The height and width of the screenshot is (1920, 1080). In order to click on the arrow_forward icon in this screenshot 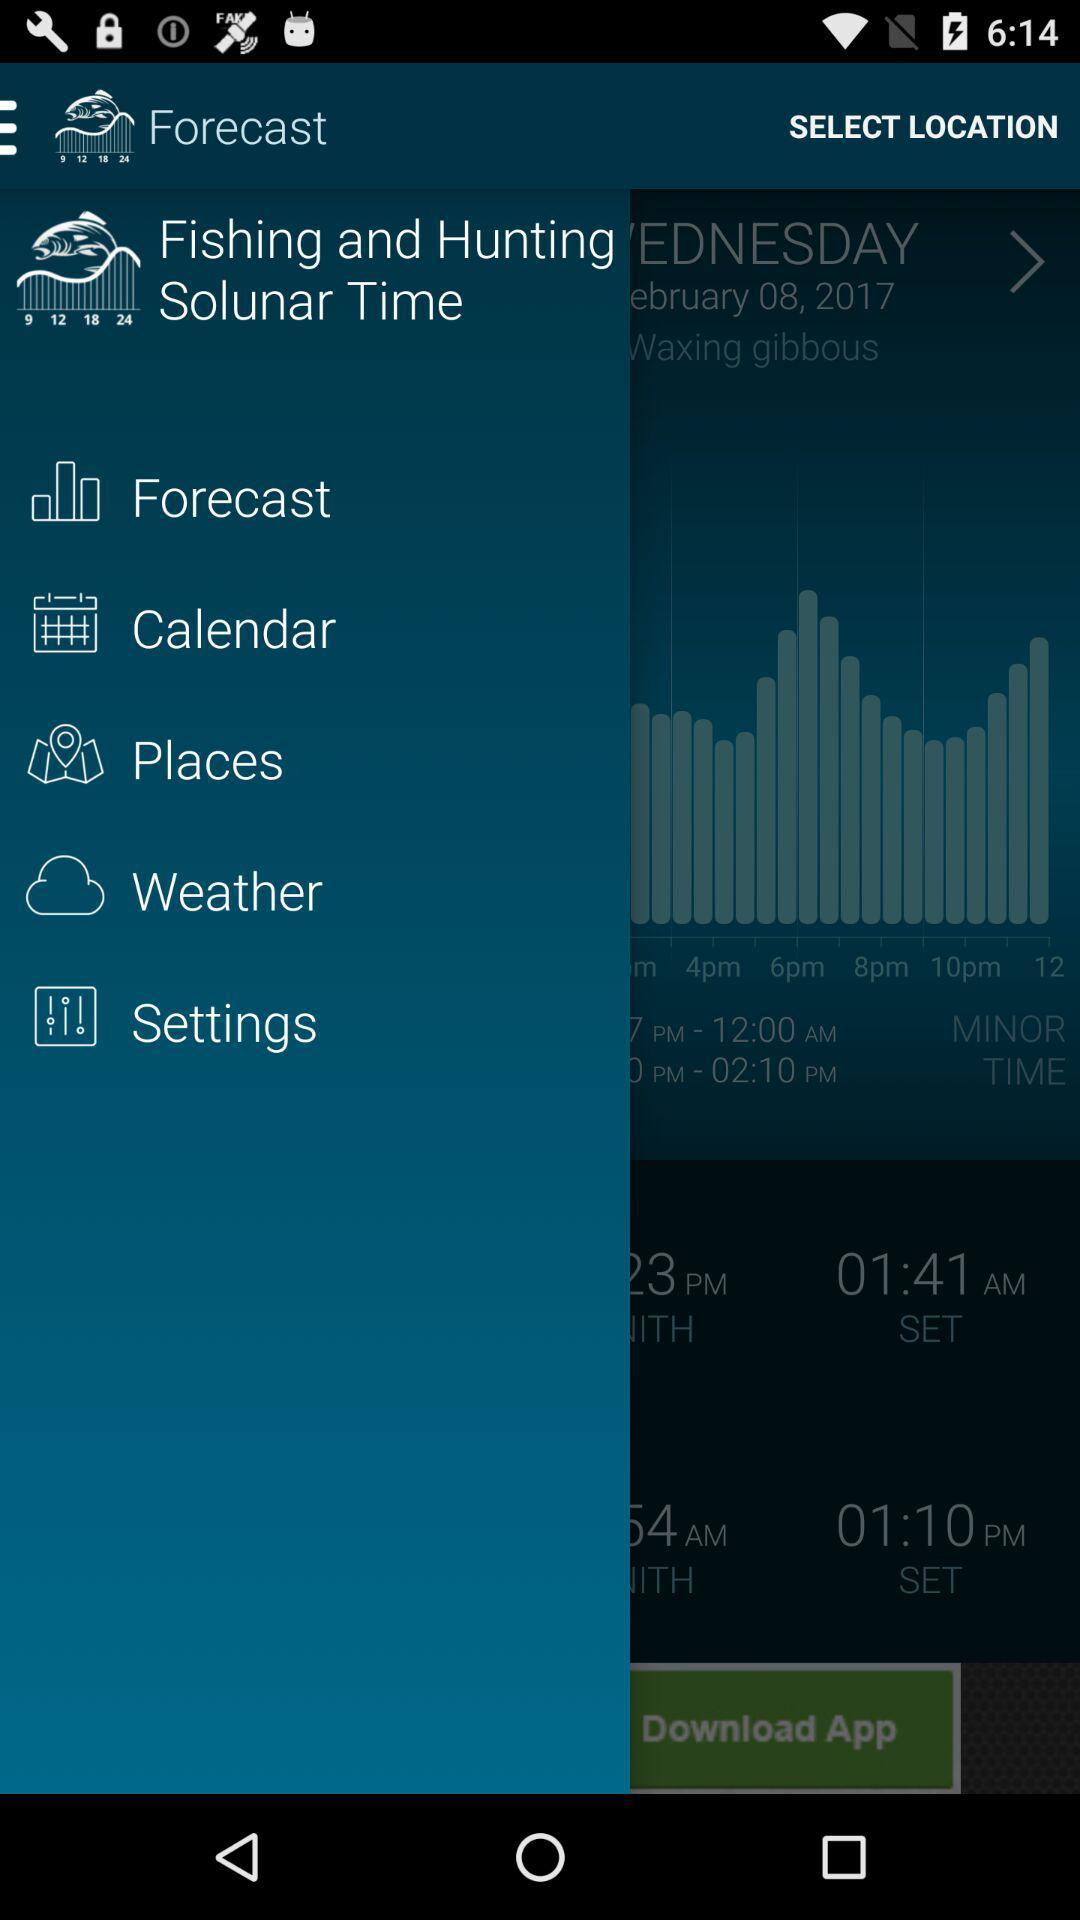, I will do `click(1027, 279)`.